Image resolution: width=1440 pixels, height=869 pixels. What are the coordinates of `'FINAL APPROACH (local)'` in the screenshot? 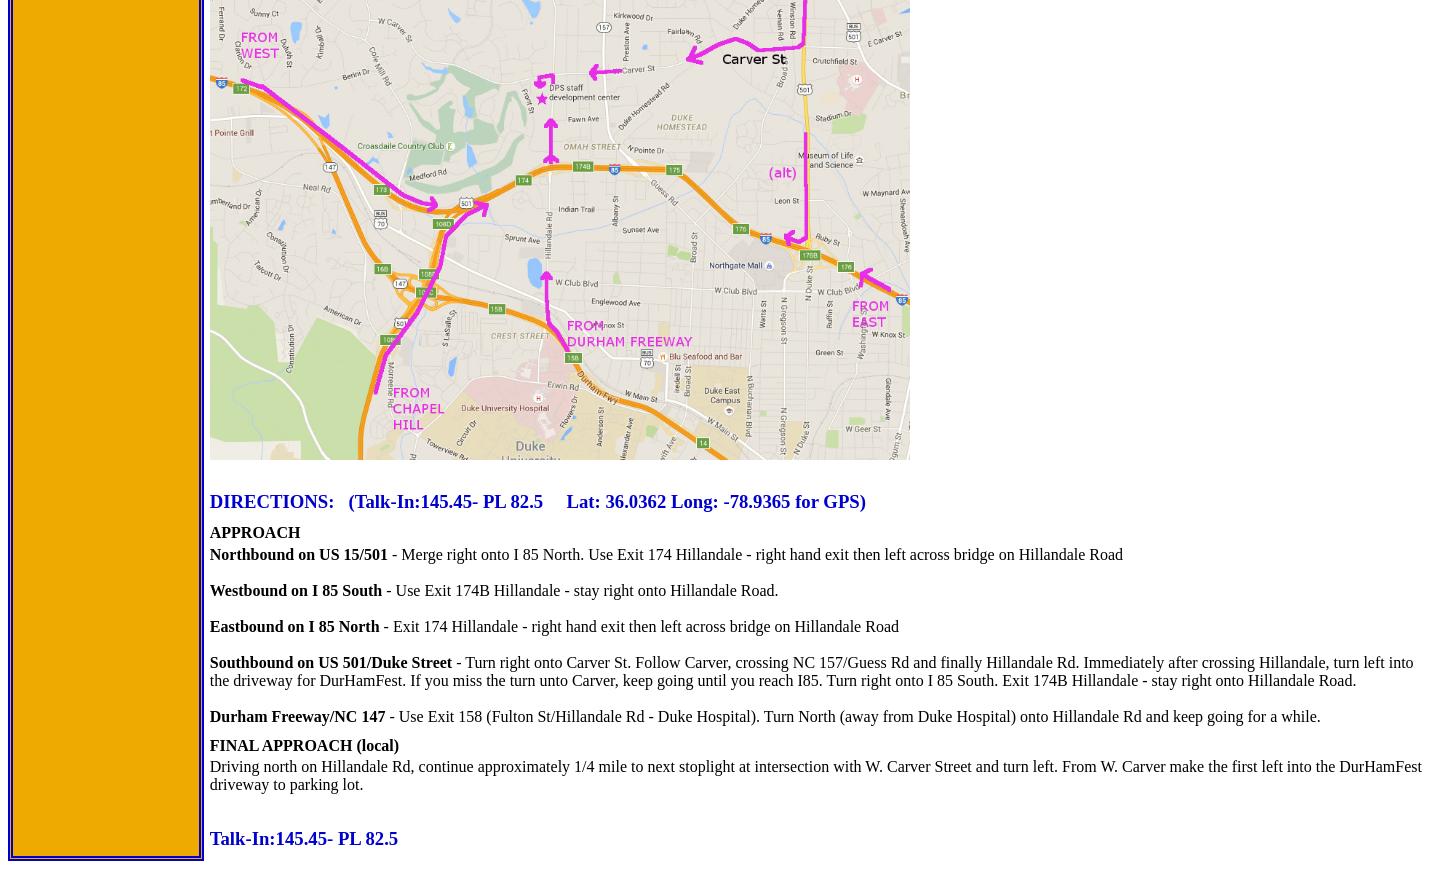 It's located at (303, 744).